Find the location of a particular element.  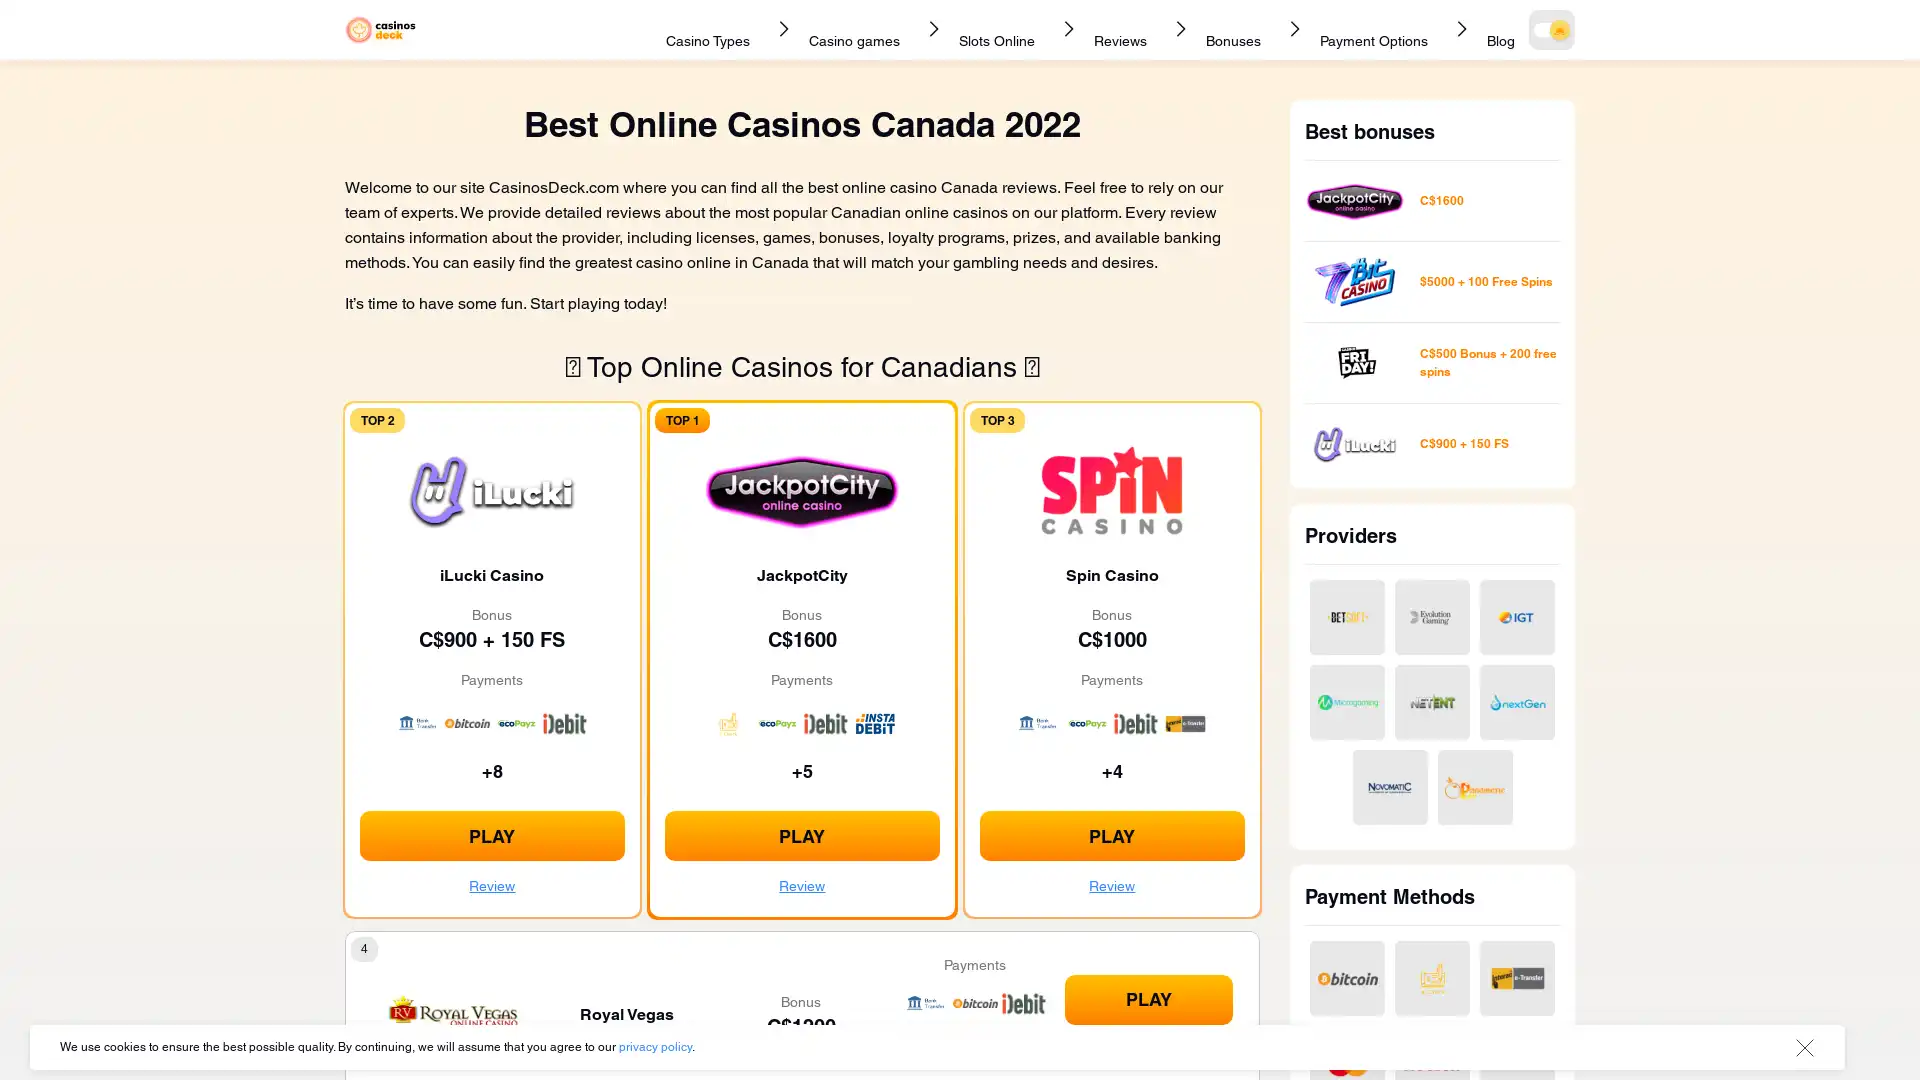

PLAY is located at coordinates (1148, 999).